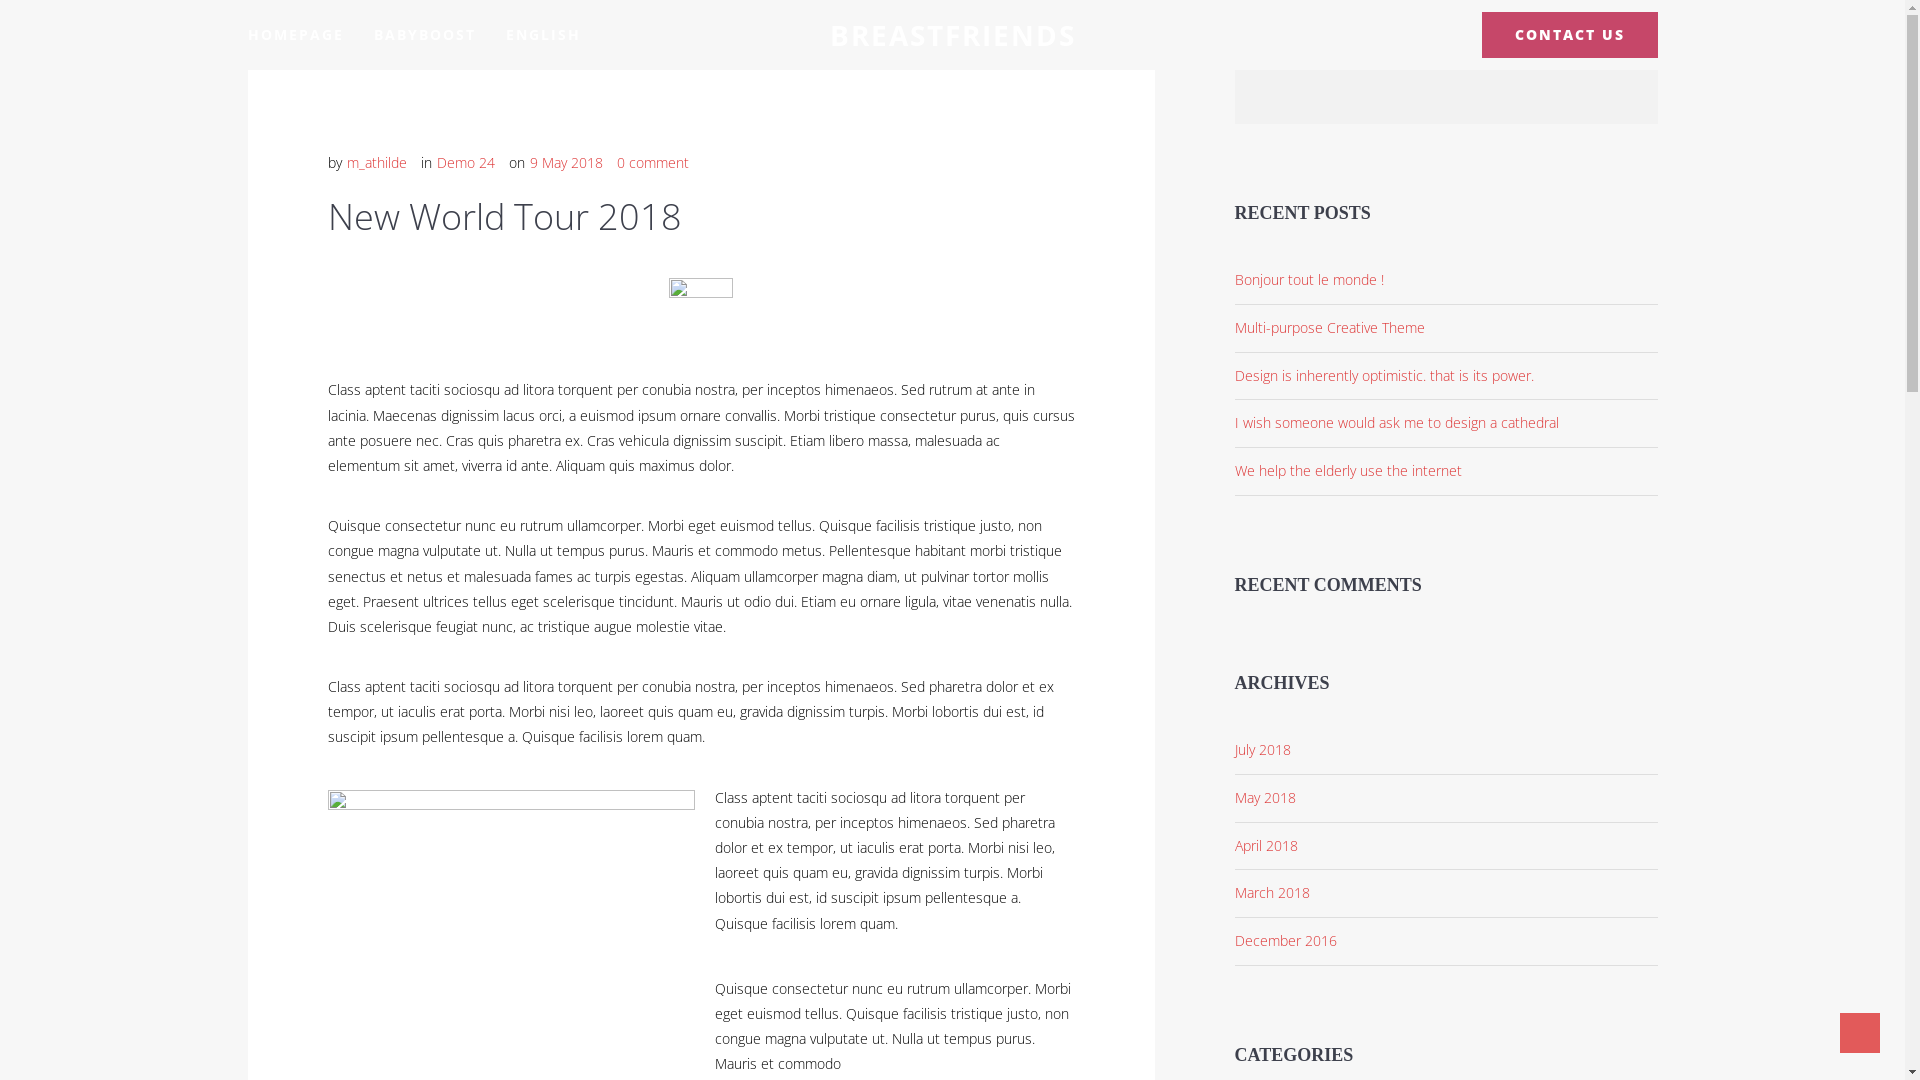 Image resolution: width=1920 pixels, height=1080 pixels. I want to click on 'ENGLISH', so click(543, 34).